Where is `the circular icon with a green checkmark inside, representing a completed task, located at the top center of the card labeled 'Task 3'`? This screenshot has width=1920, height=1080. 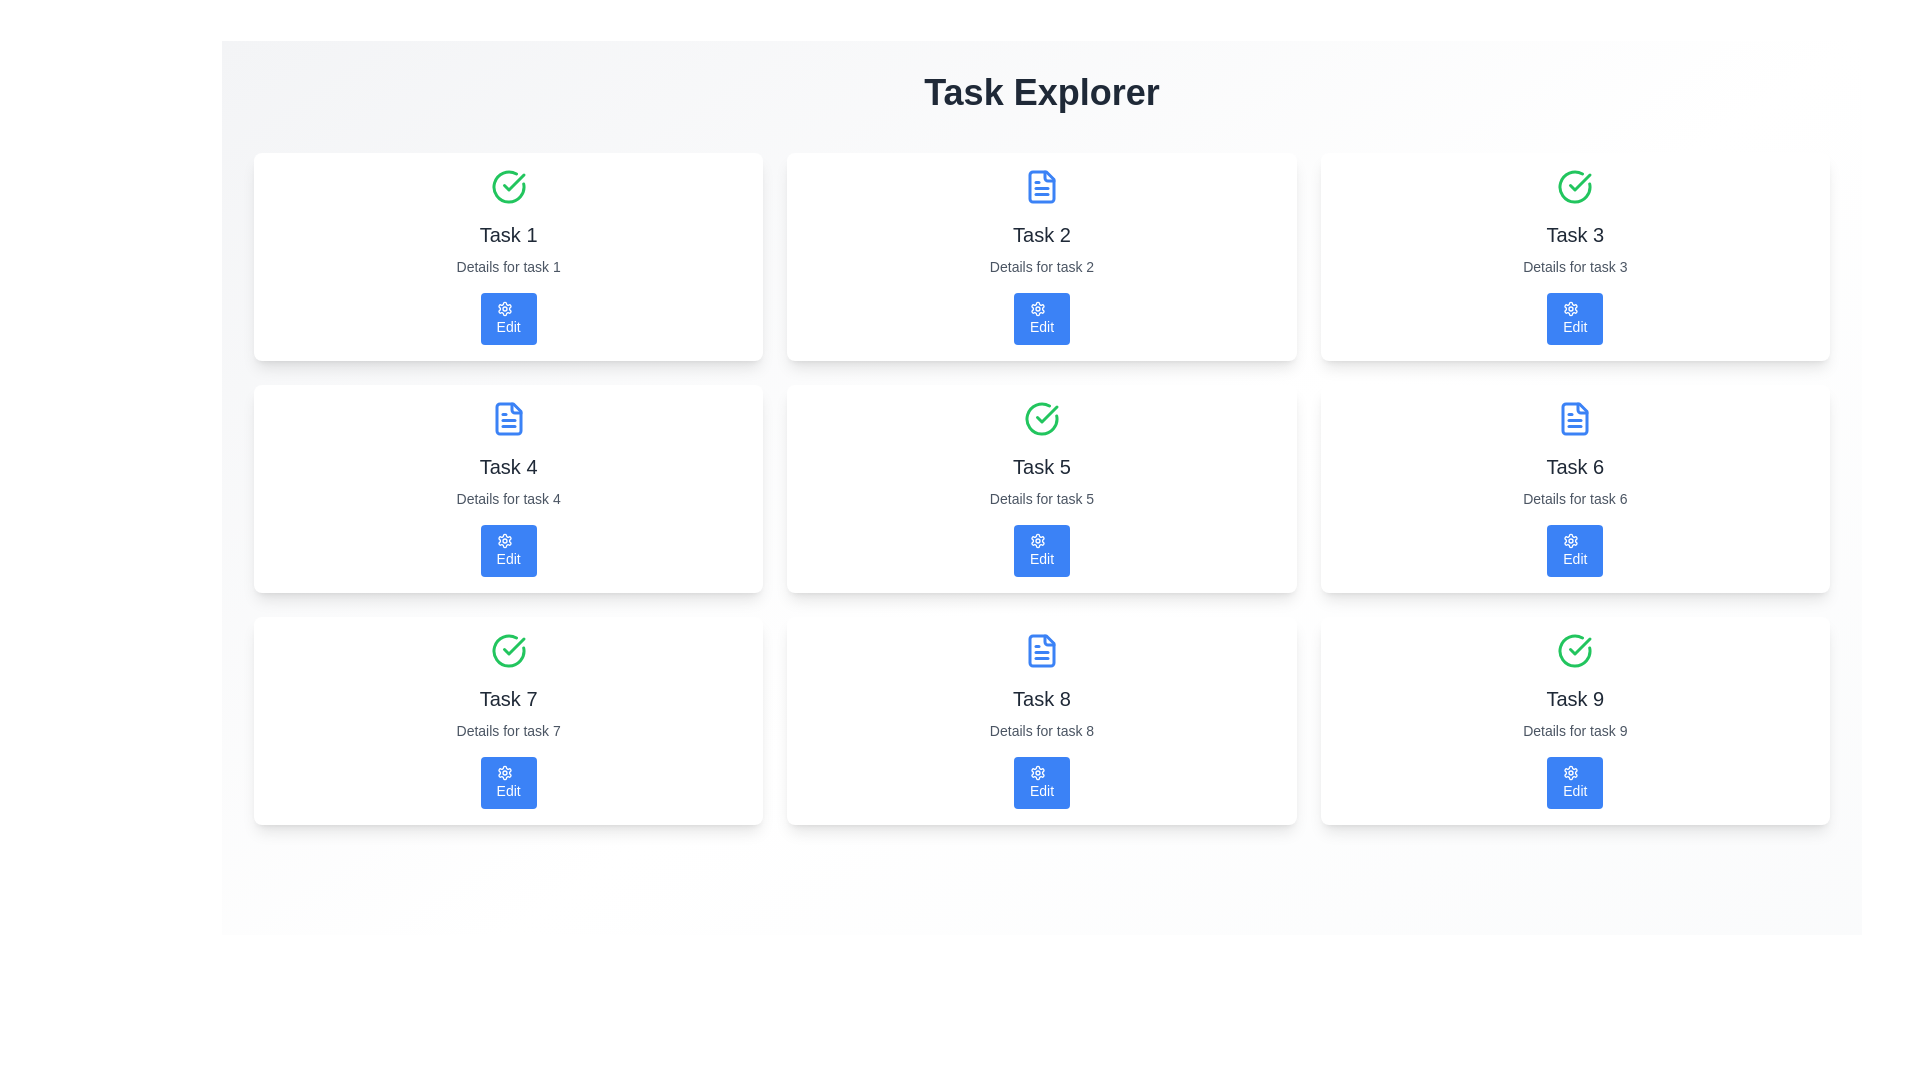
the circular icon with a green checkmark inside, representing a completed task, located at the top center of the card labeled 'Task 3' is located at coordinates (1574, 186).